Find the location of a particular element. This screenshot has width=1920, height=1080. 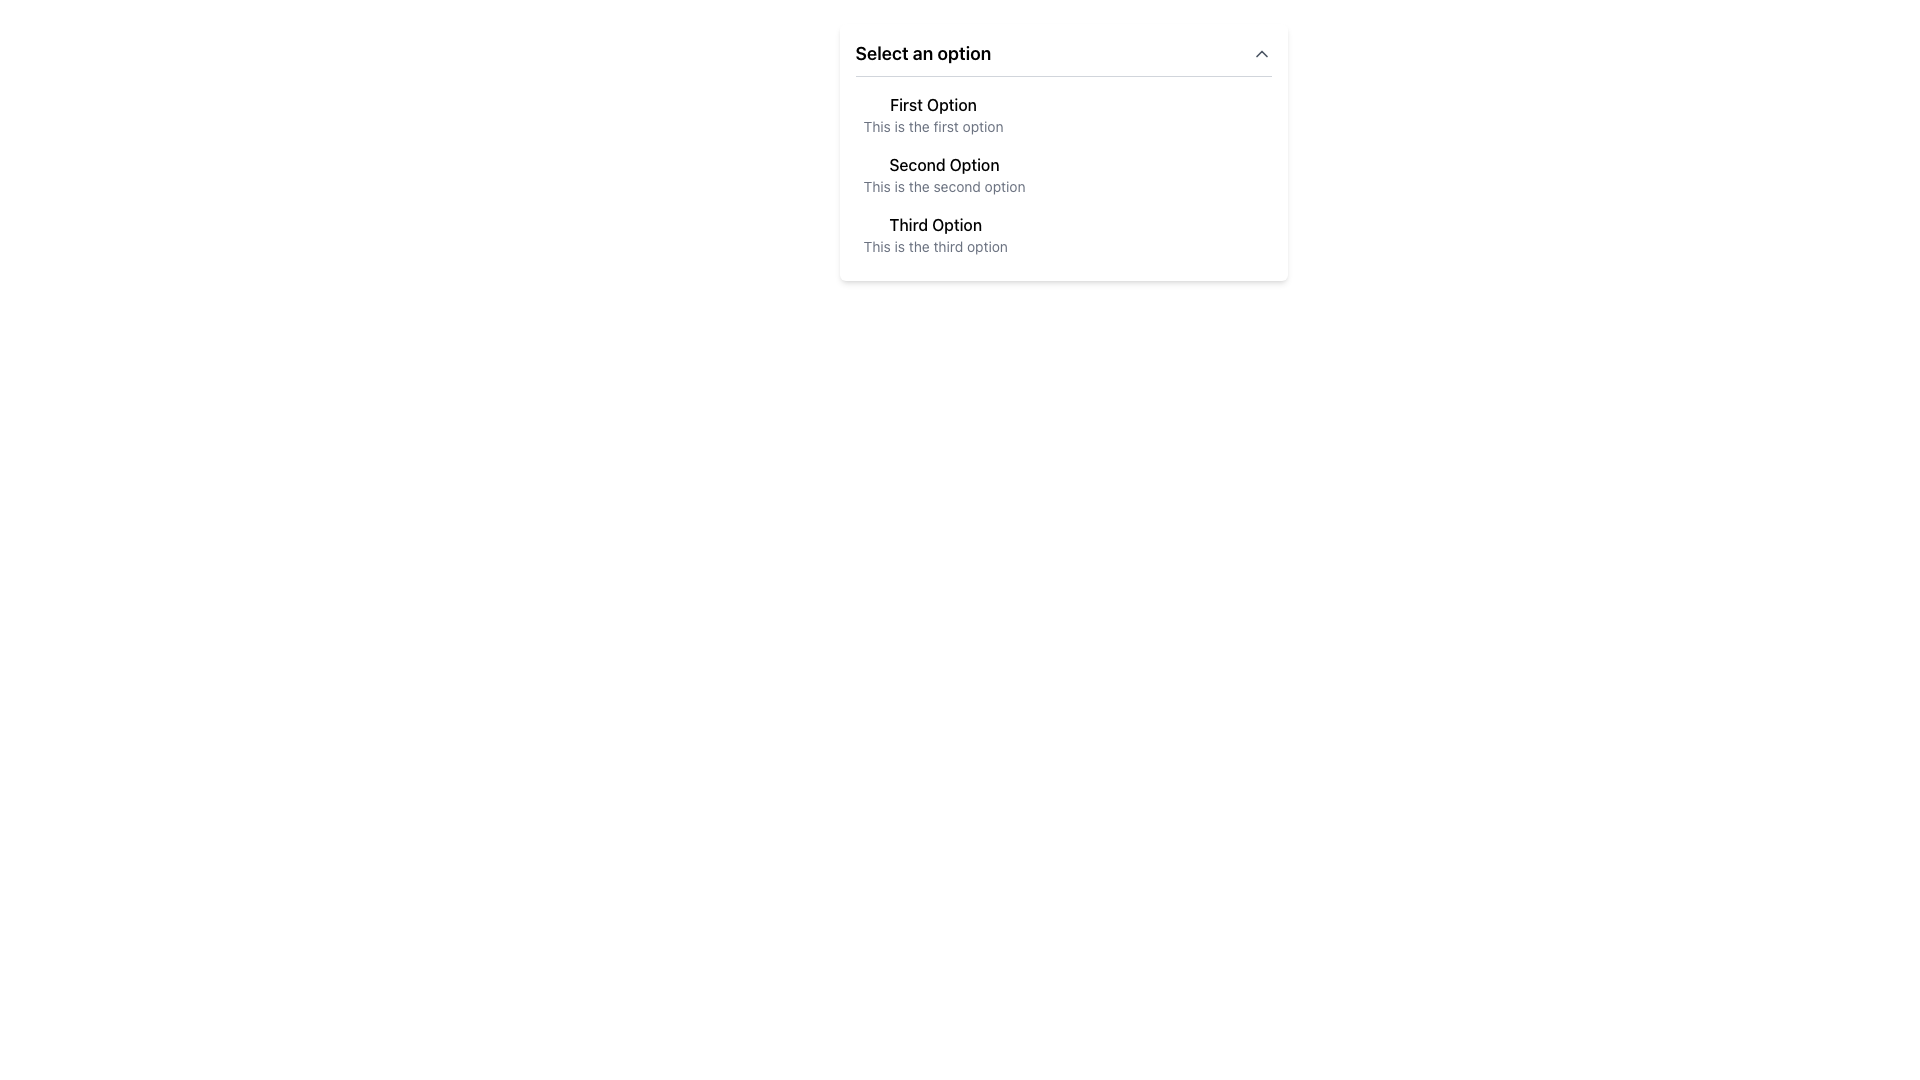

the 'Second Option' in the dropdown list is located at coordinates (1062, 173).